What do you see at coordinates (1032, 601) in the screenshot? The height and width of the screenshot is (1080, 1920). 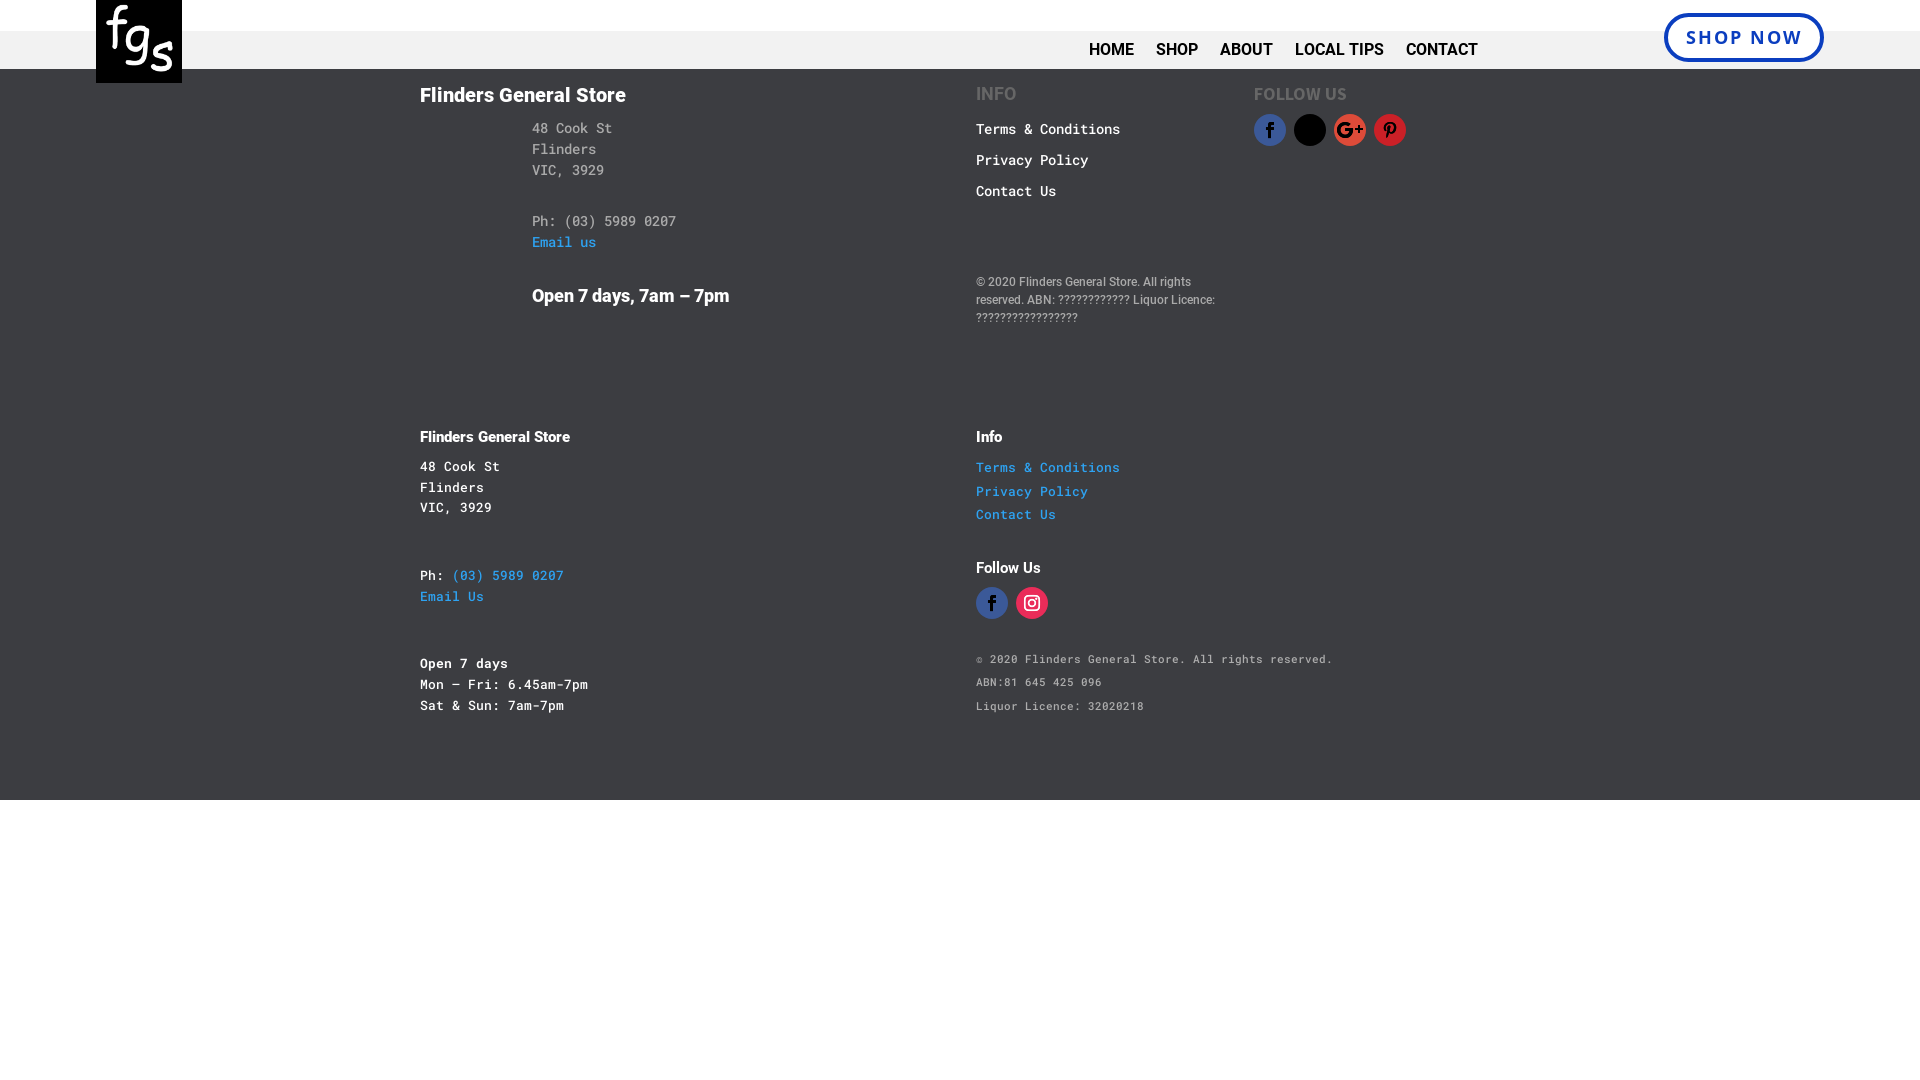 I see `'Follow on Instagram'` at bounding box center [1032, 601].